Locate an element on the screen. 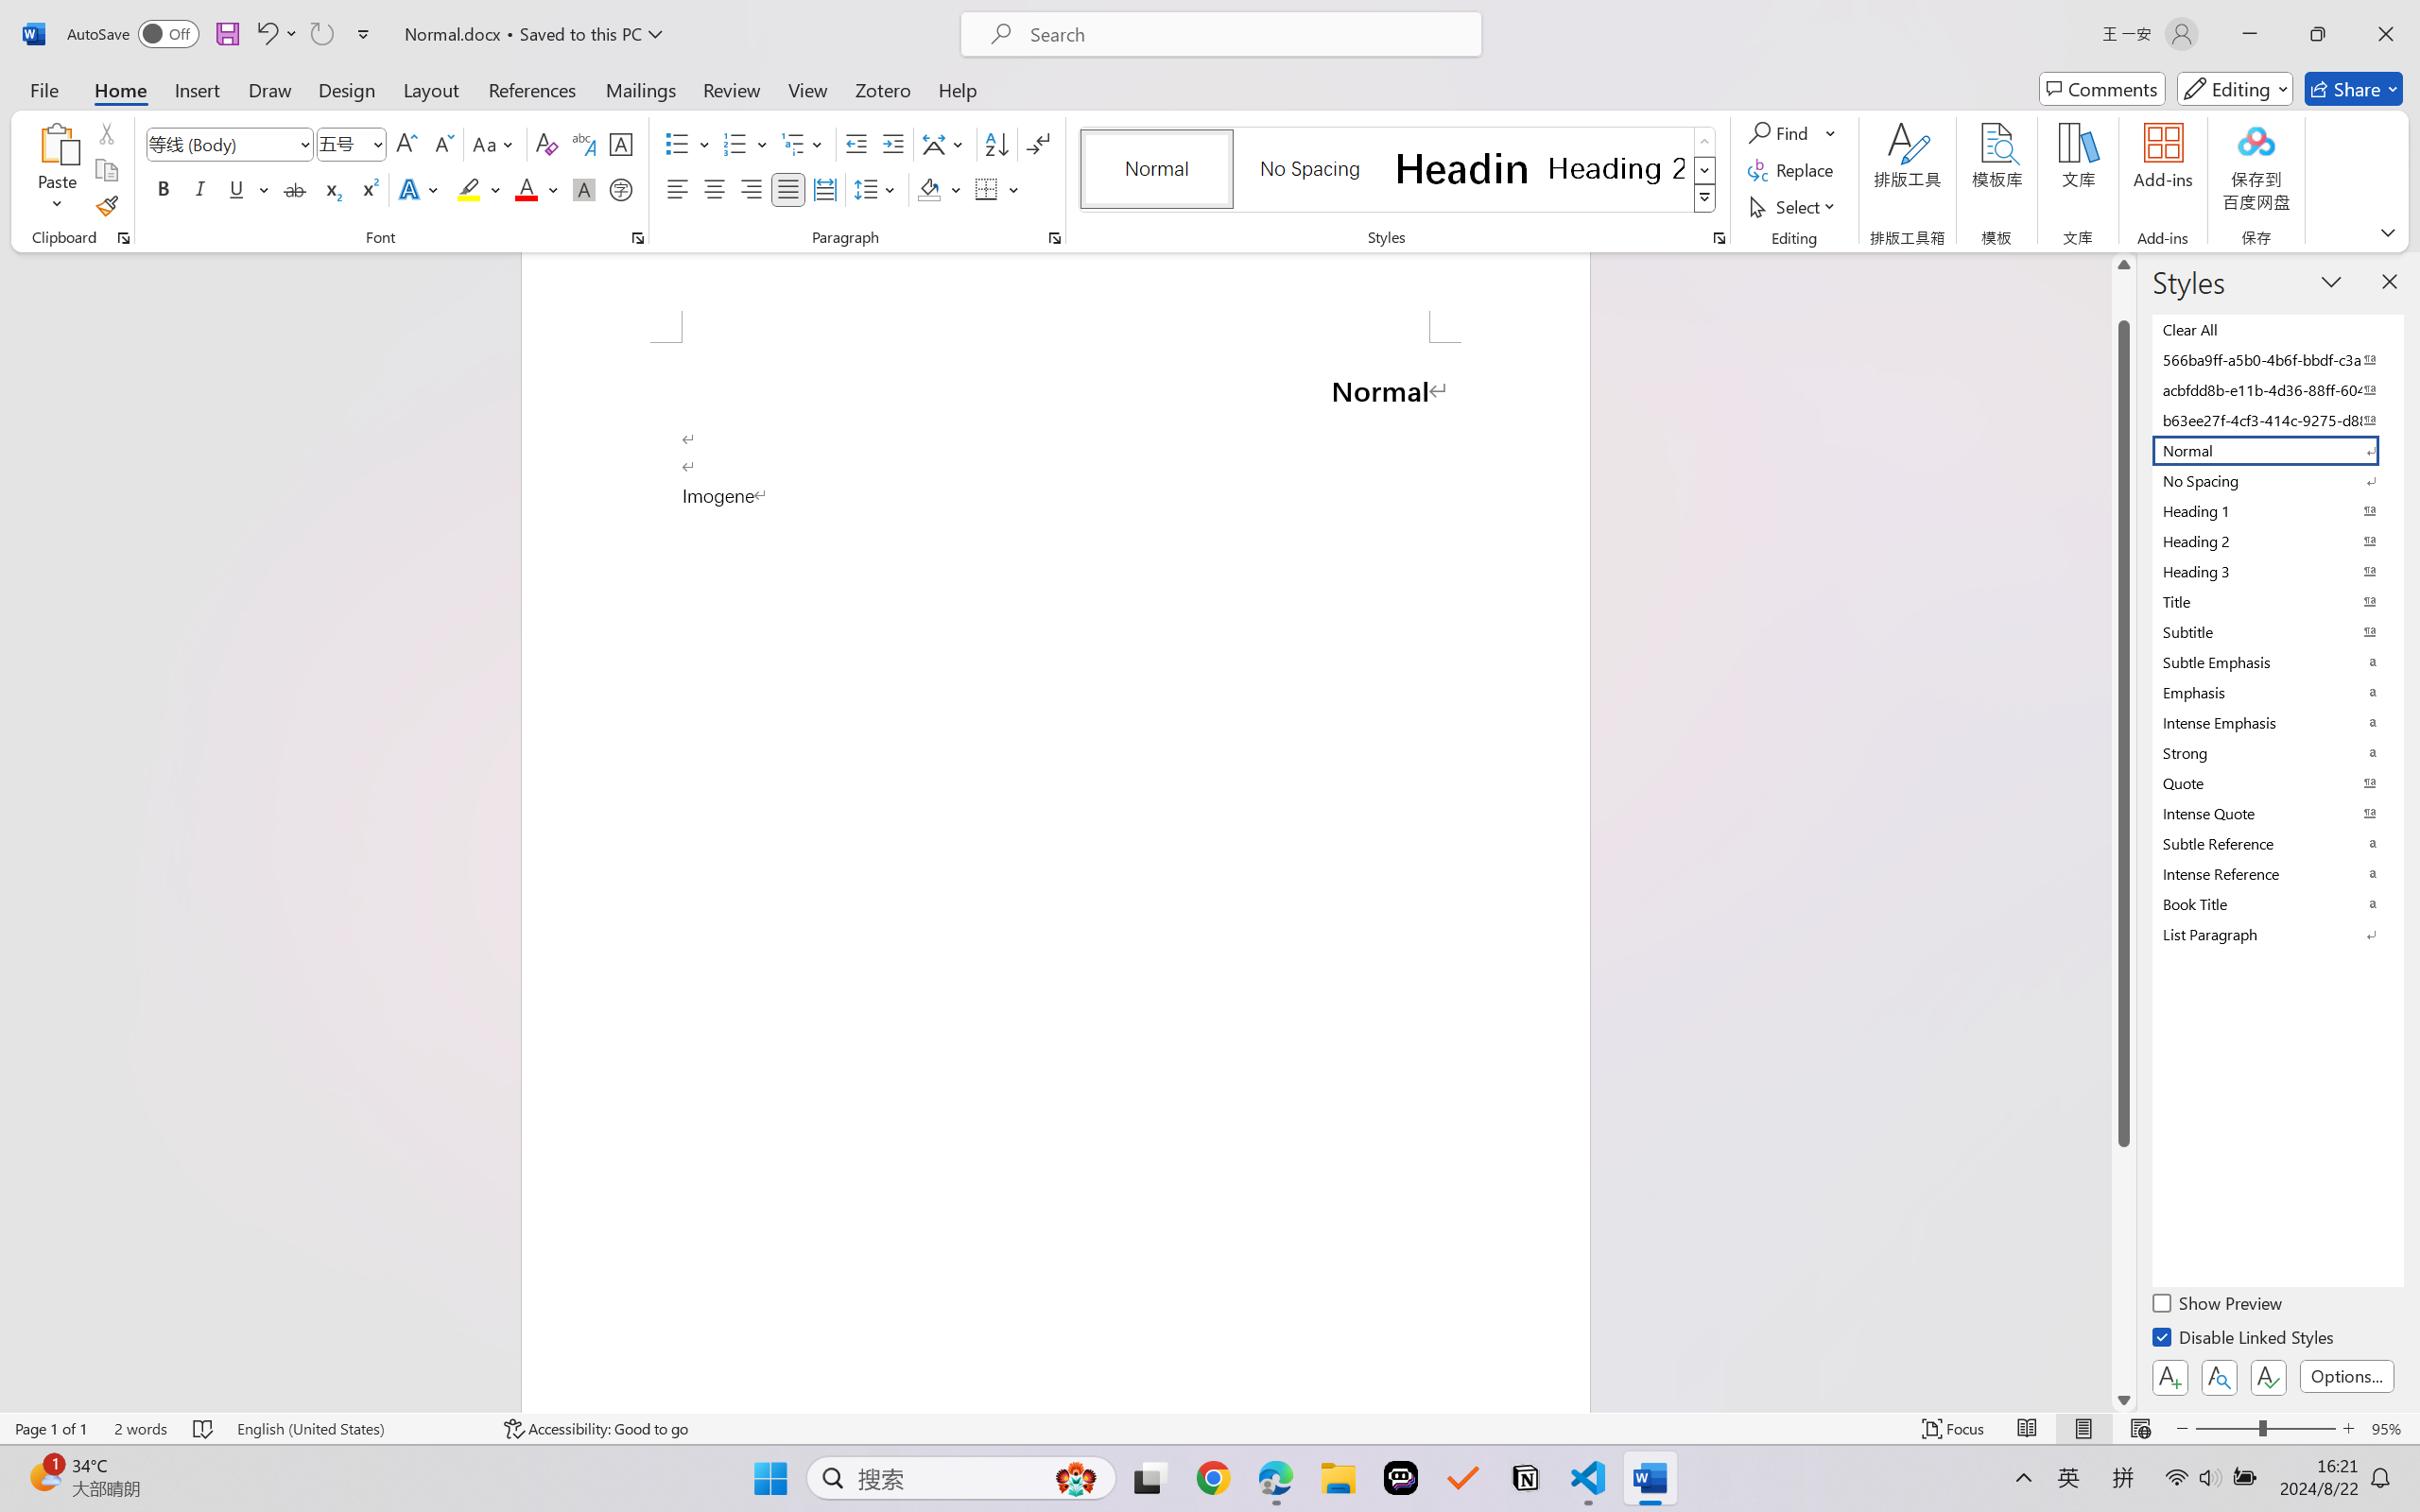  'Intense Quote' is located at coordinates (2275, 813).